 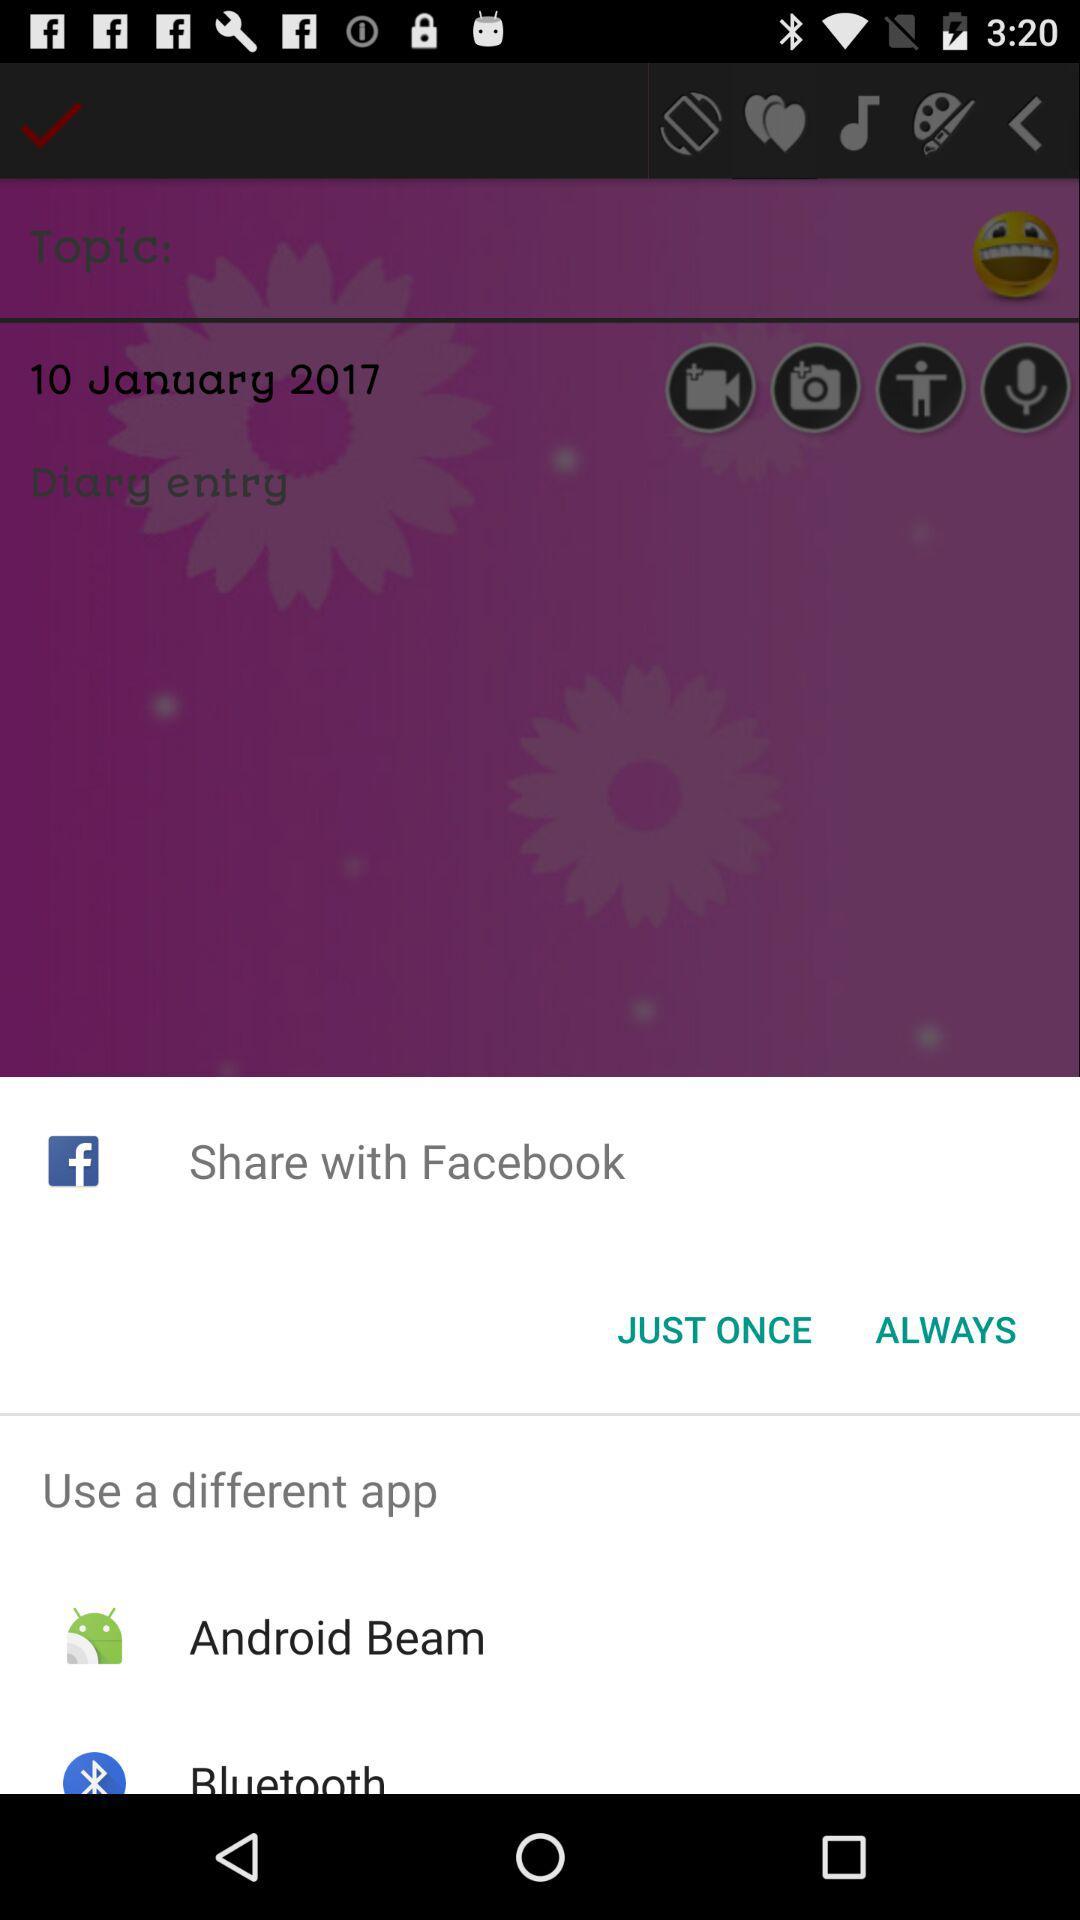 I want to click on item above android beam item, so click(x=540, y=1489).